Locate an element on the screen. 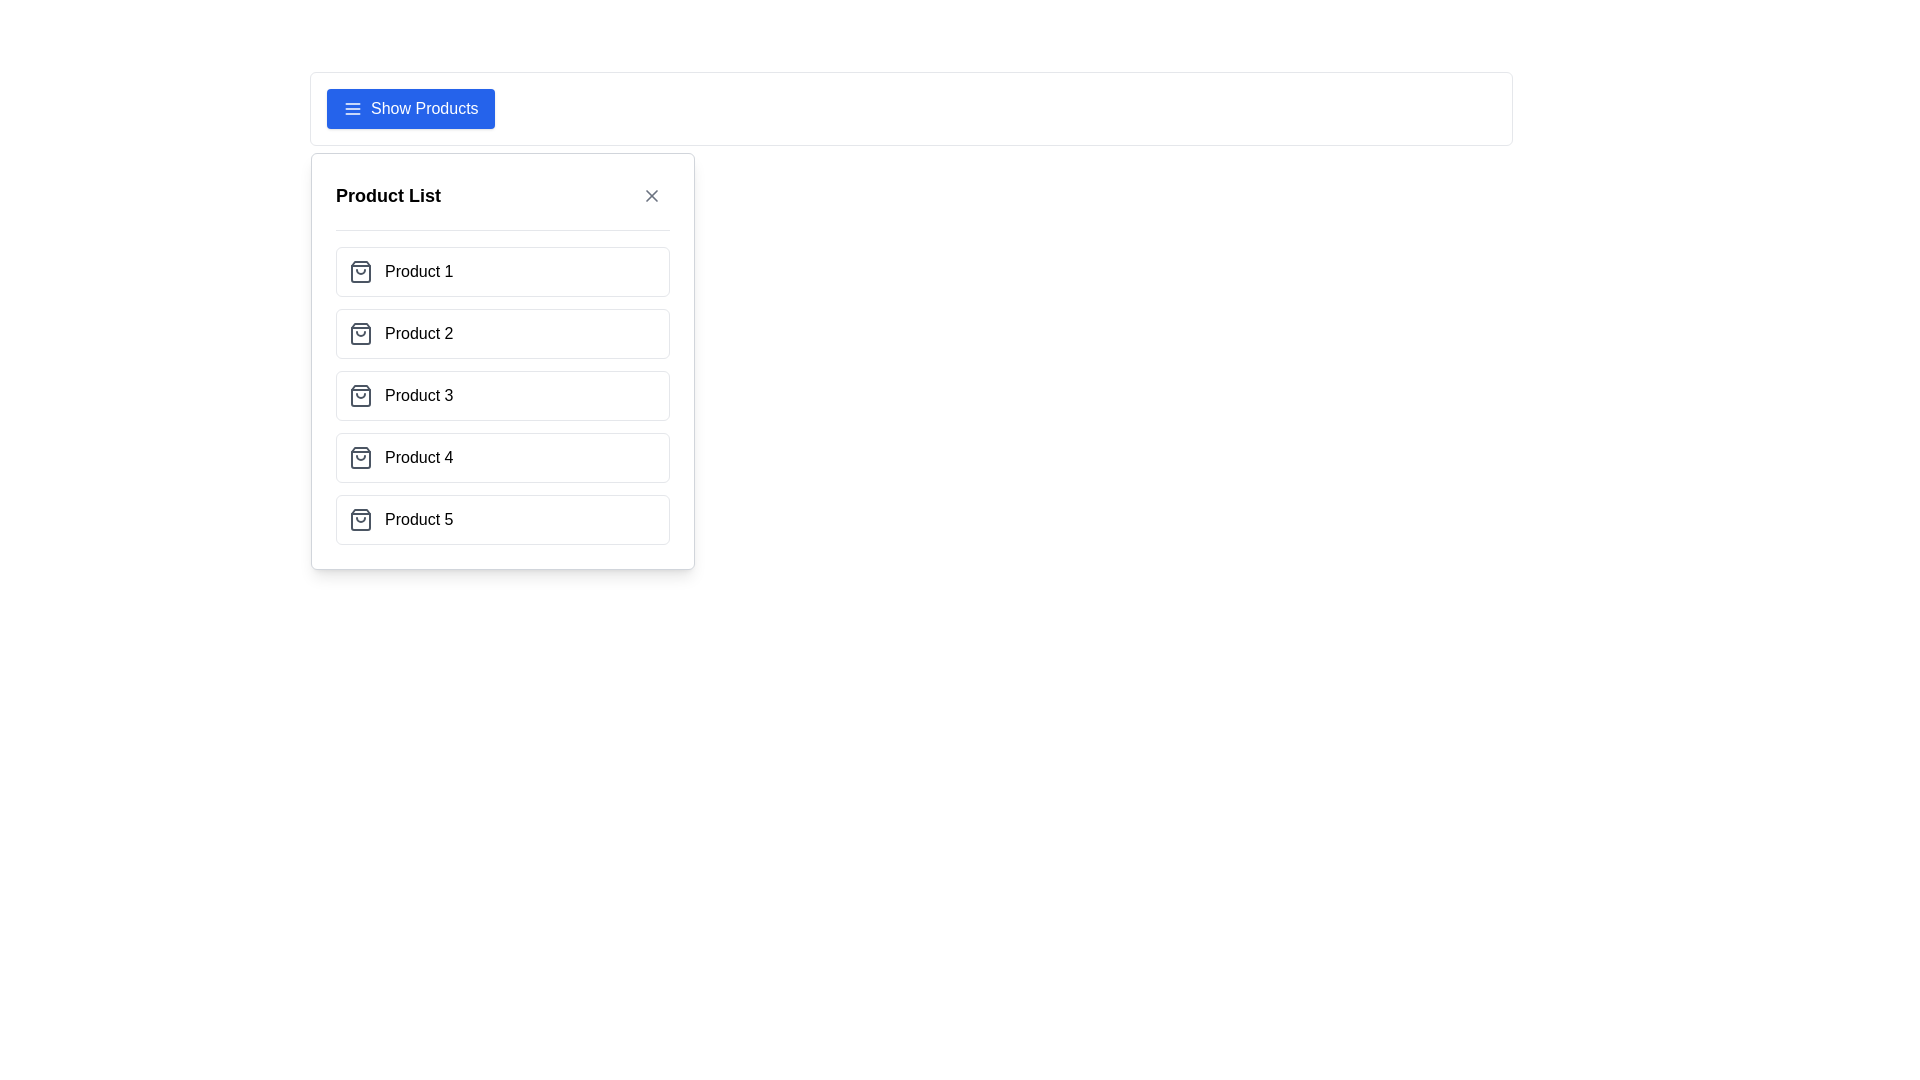  the List Item element displaying 'Product 2' is located at coordinates (503, 333).